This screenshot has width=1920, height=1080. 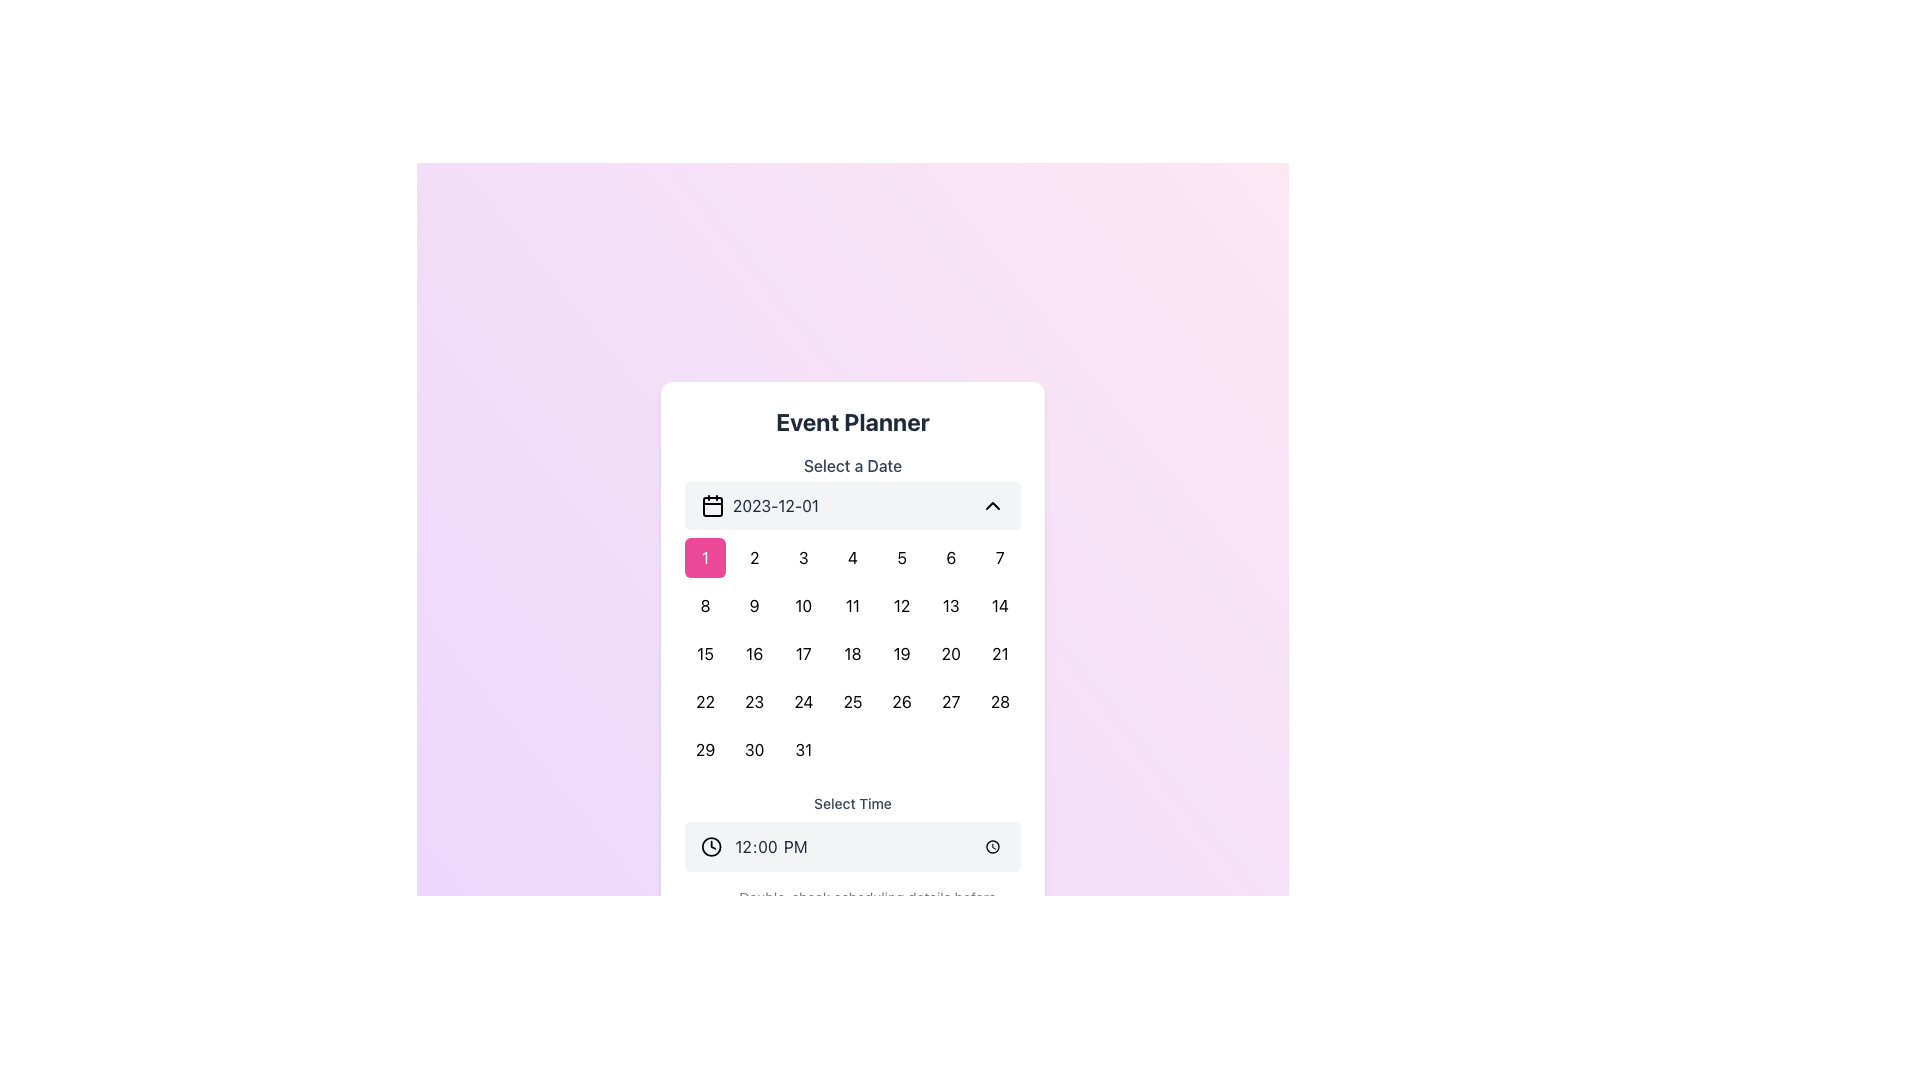 What do you see at coordinates (705, 701) in the screenshot?
I see `the selectable date button for the 22nd day in the calendar view, located in the fourth row and first column of the date-picker interface to trigger visual feedback` at bounding box center [705, 701].